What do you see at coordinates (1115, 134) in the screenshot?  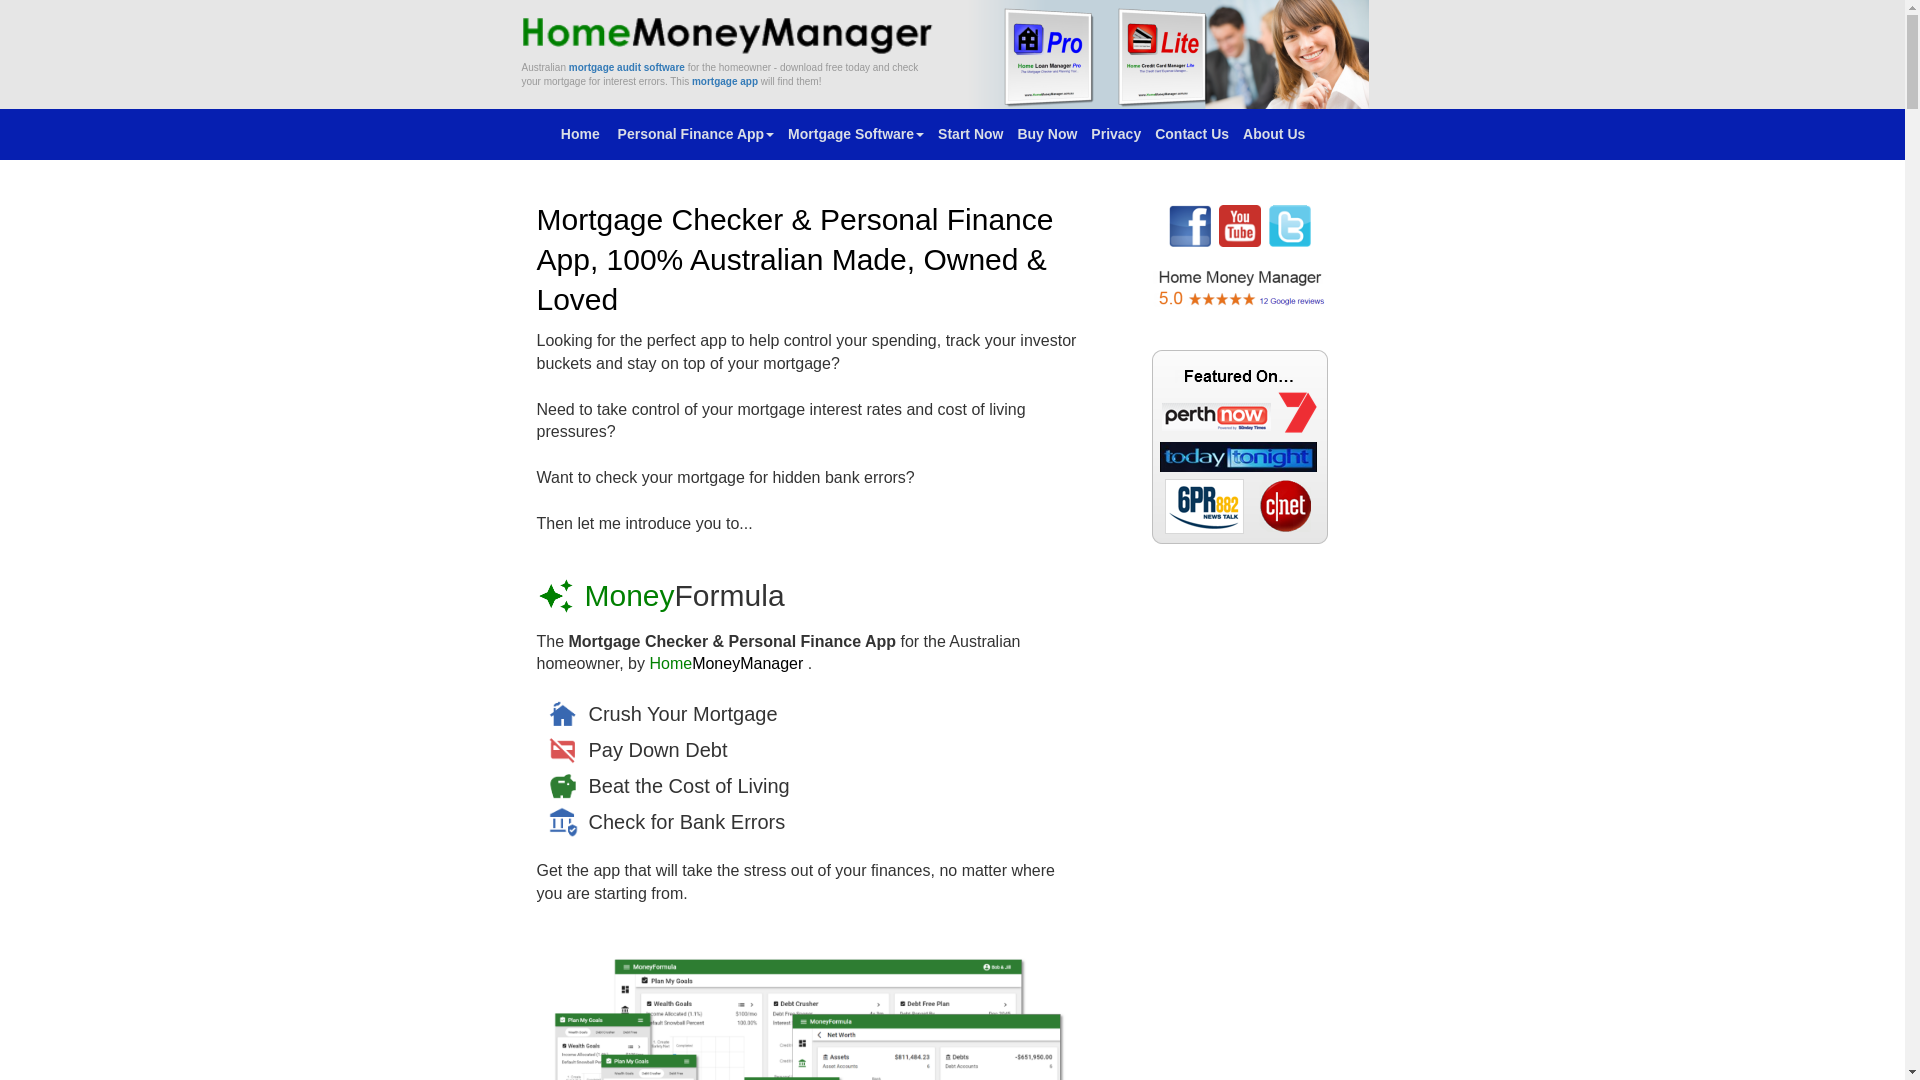 I see `'Privacy'` at bounding box center [1115, 134].